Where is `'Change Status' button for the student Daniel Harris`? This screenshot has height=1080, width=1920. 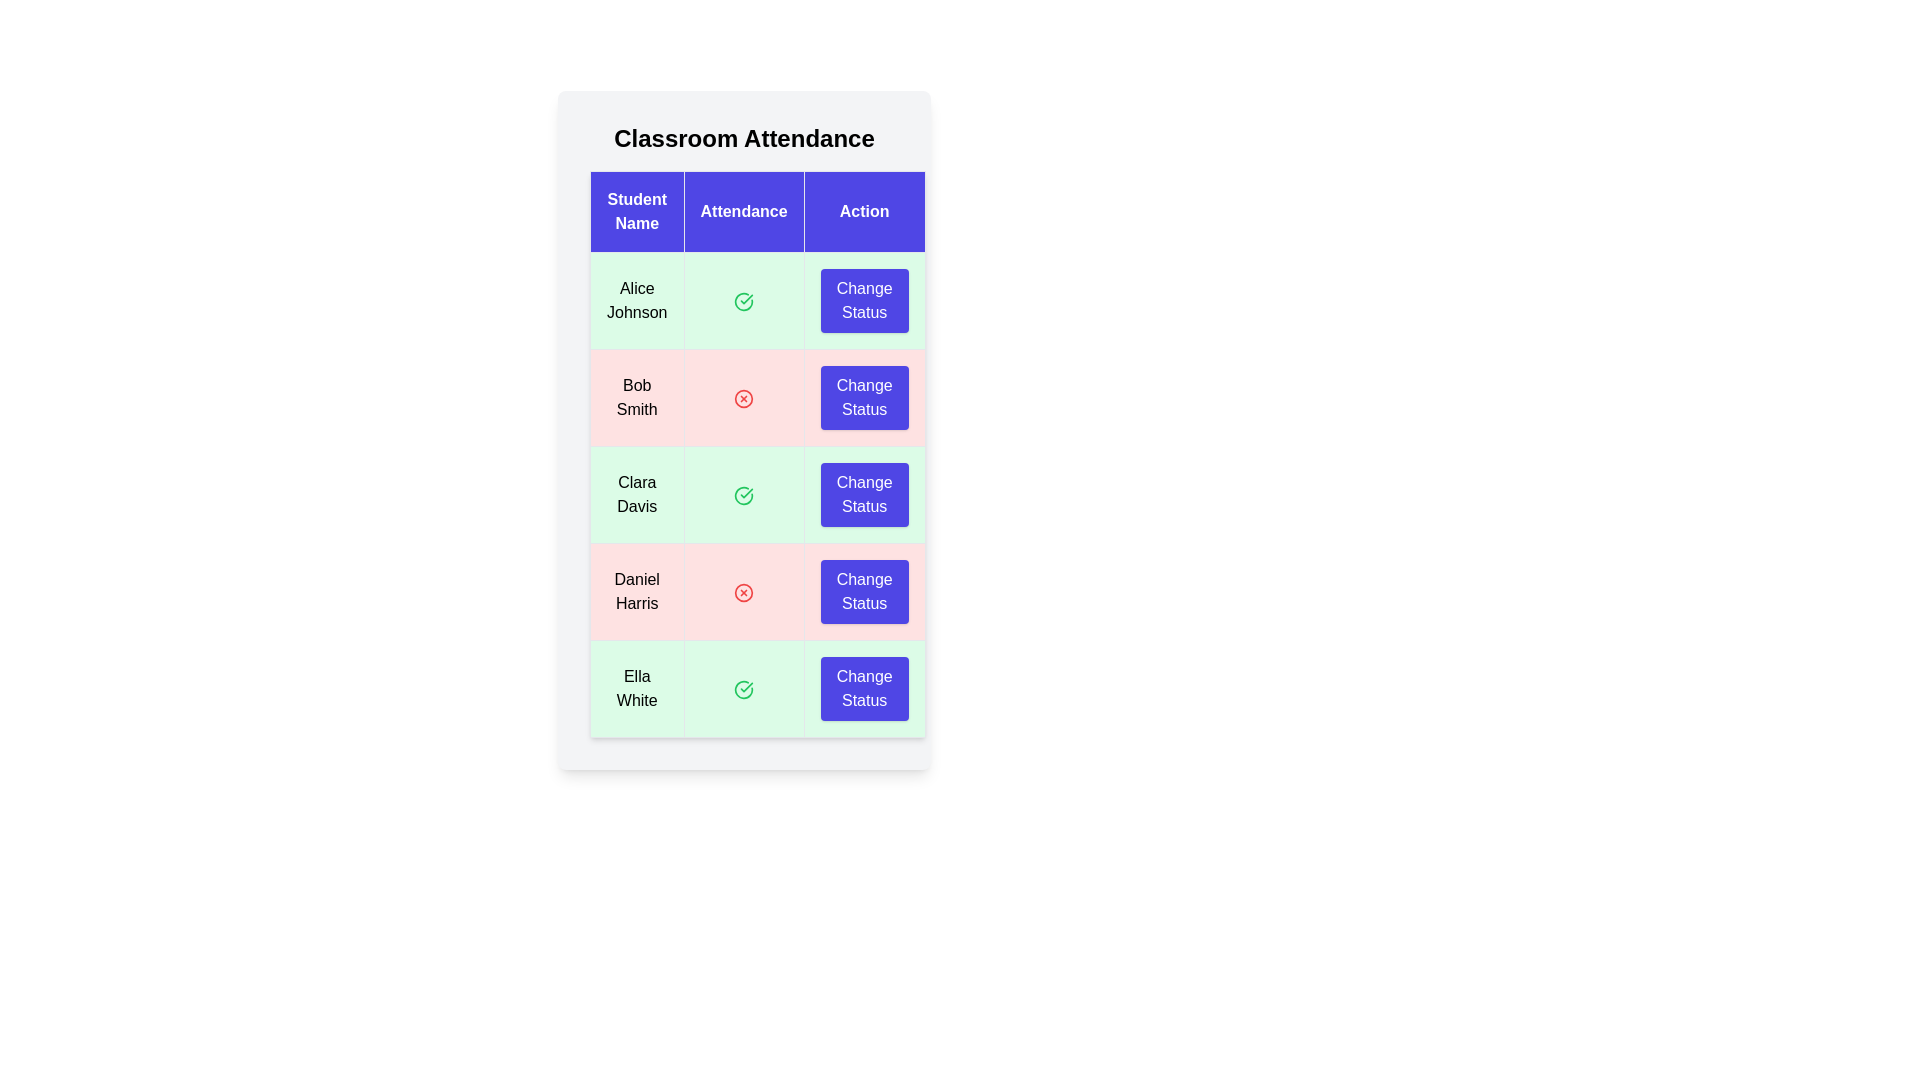
'Change Status' button for the student Daniel Harris is located at coordinates (864, 590).